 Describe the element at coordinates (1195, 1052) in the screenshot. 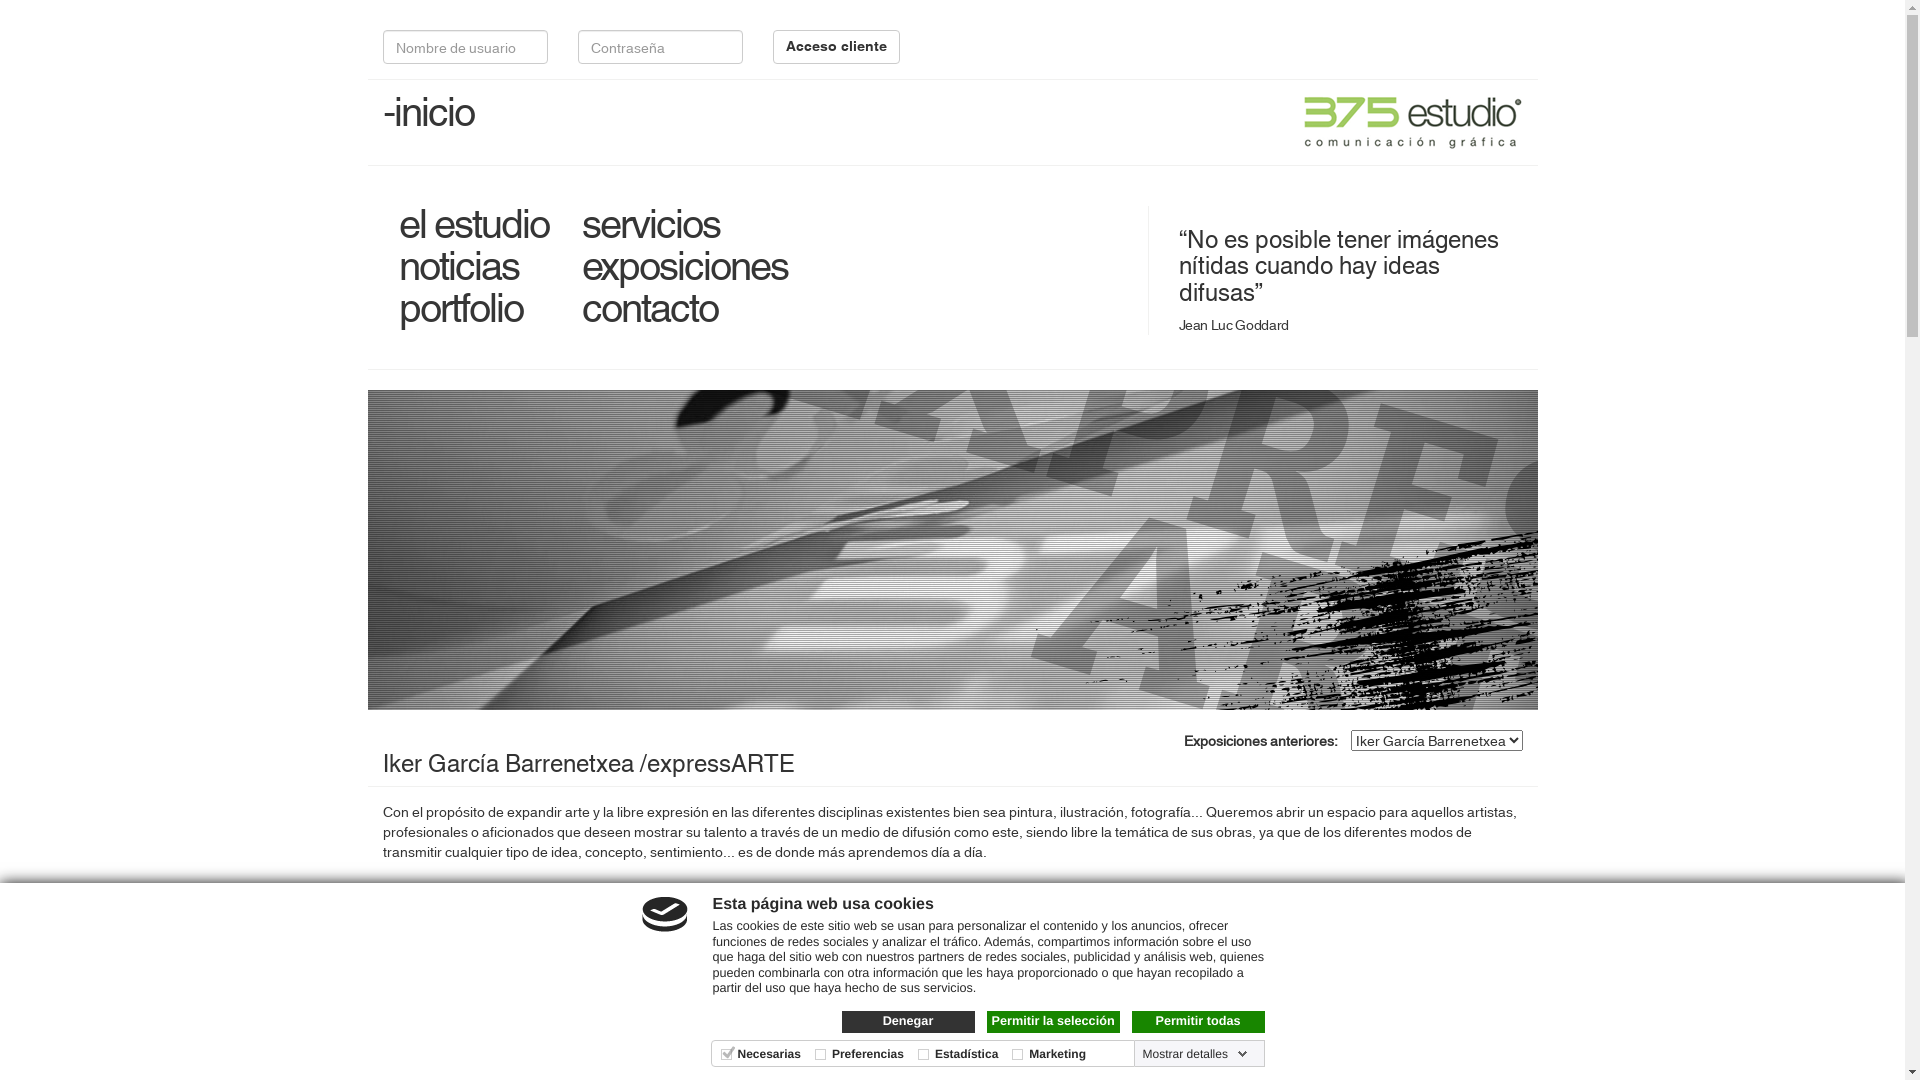

I see `'Mostrar detalles'` at that location.